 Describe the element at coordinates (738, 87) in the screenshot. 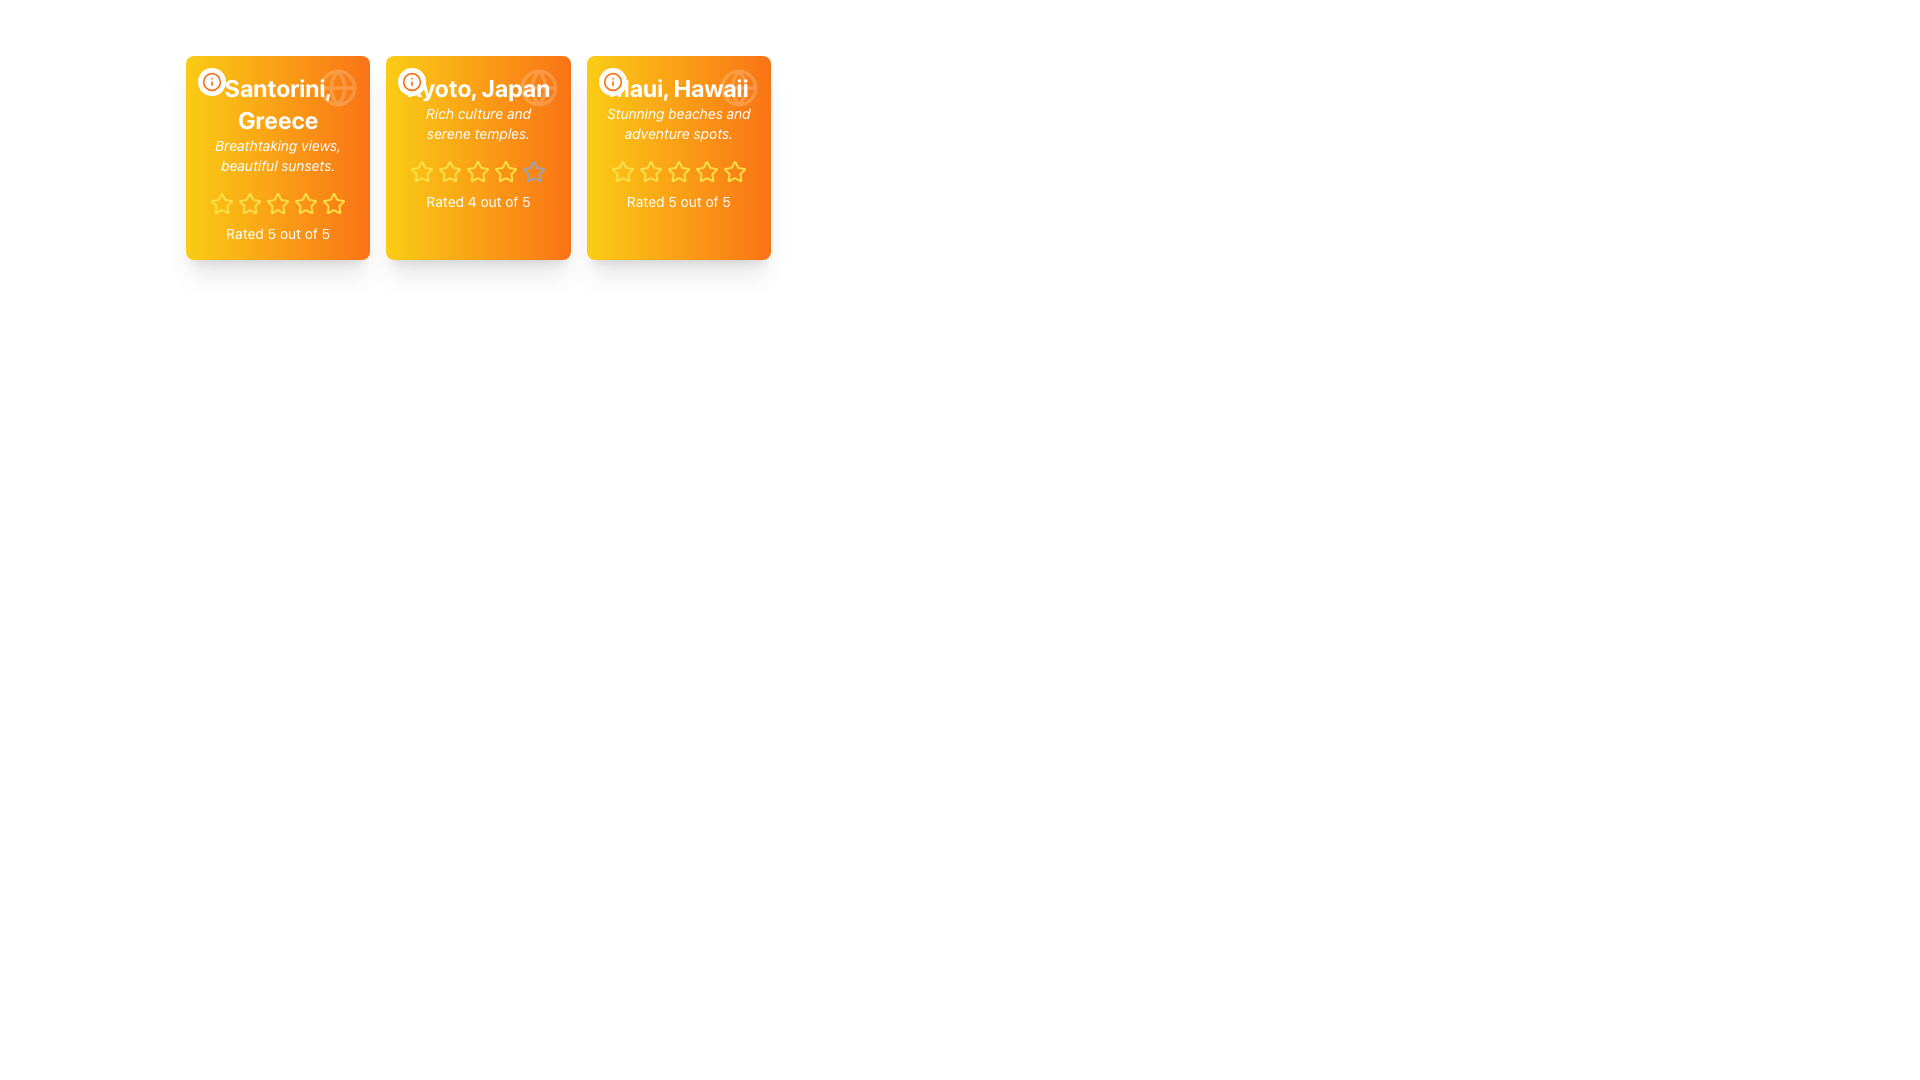

I see `the decorative travel-themed icon (SVG) located in the top-right corner of the 'Maui, Hawaii' card` at that location.